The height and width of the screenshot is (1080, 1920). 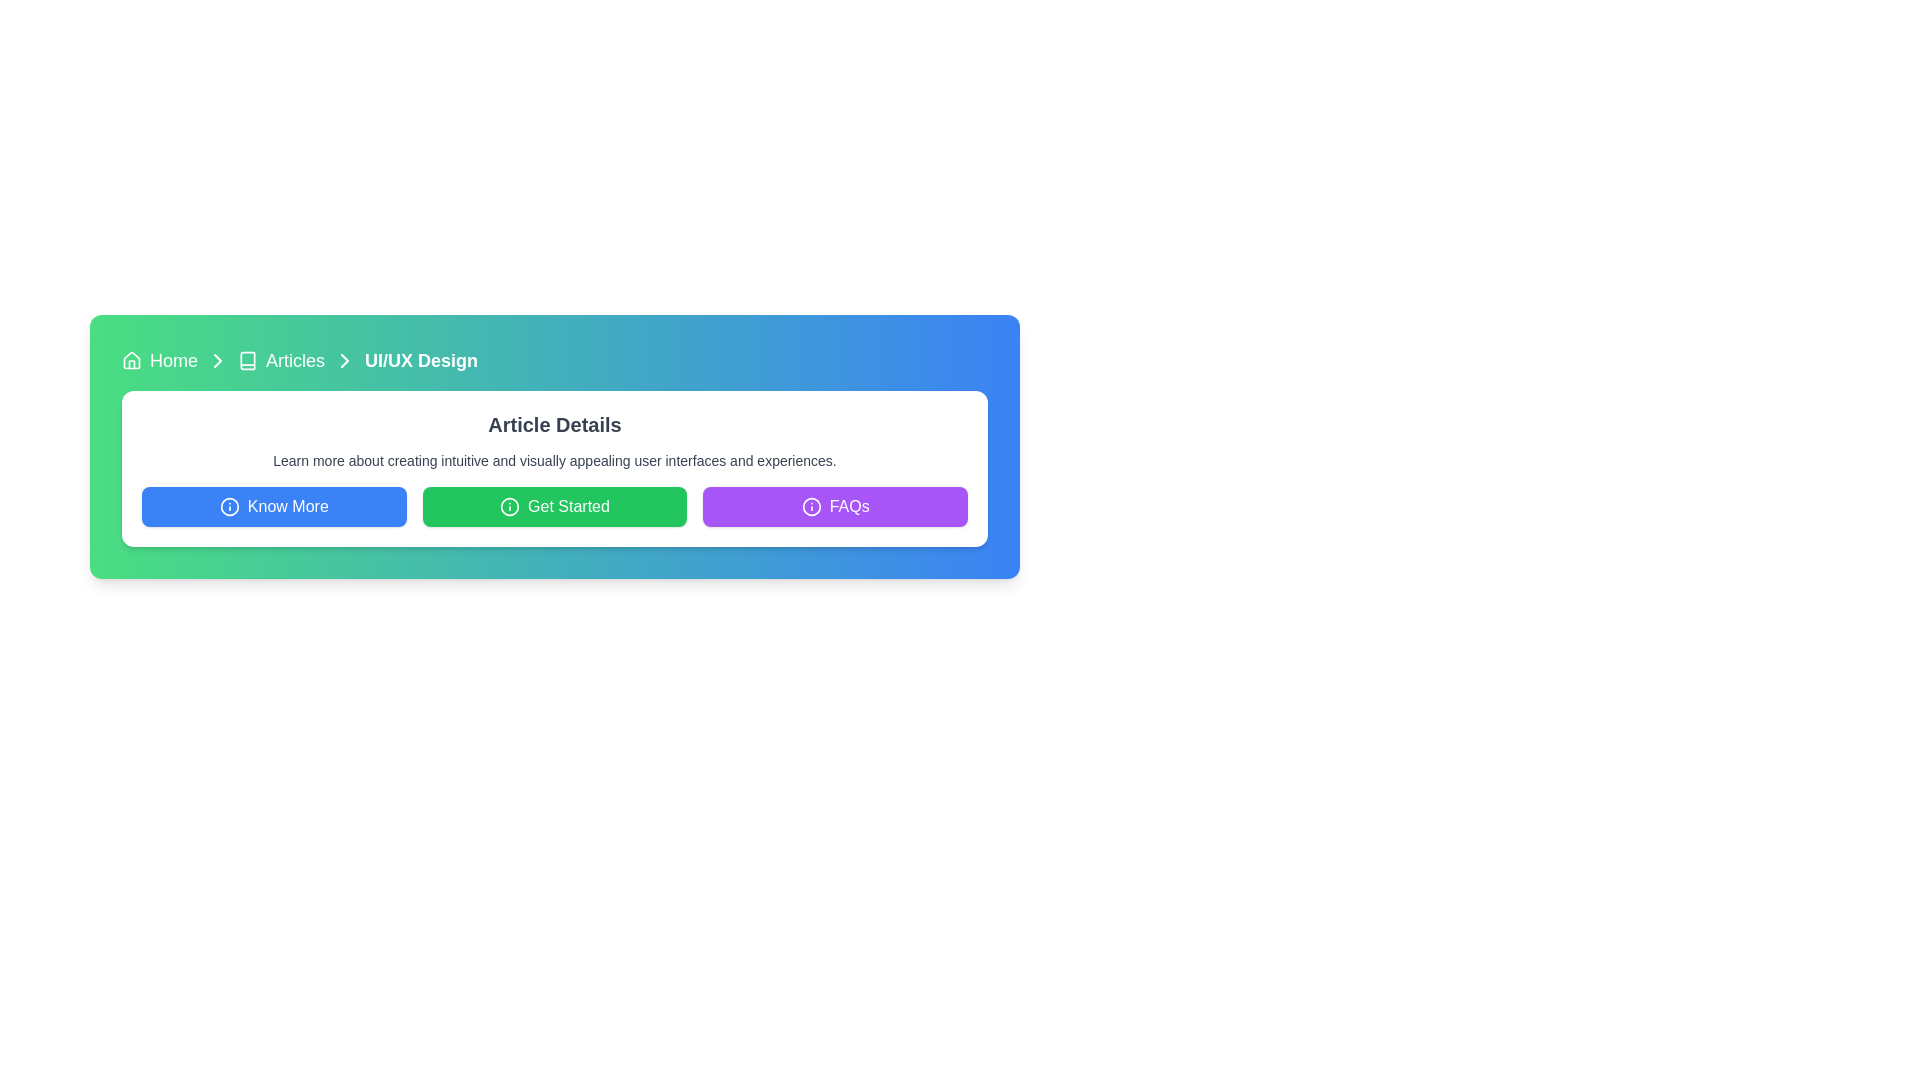 What do you see at coordinates (510, 505) in the screenshot?
I see `the circular decorative graphical element with a green border located inside the 'Get Started' button` at bounding box center [510, 505].